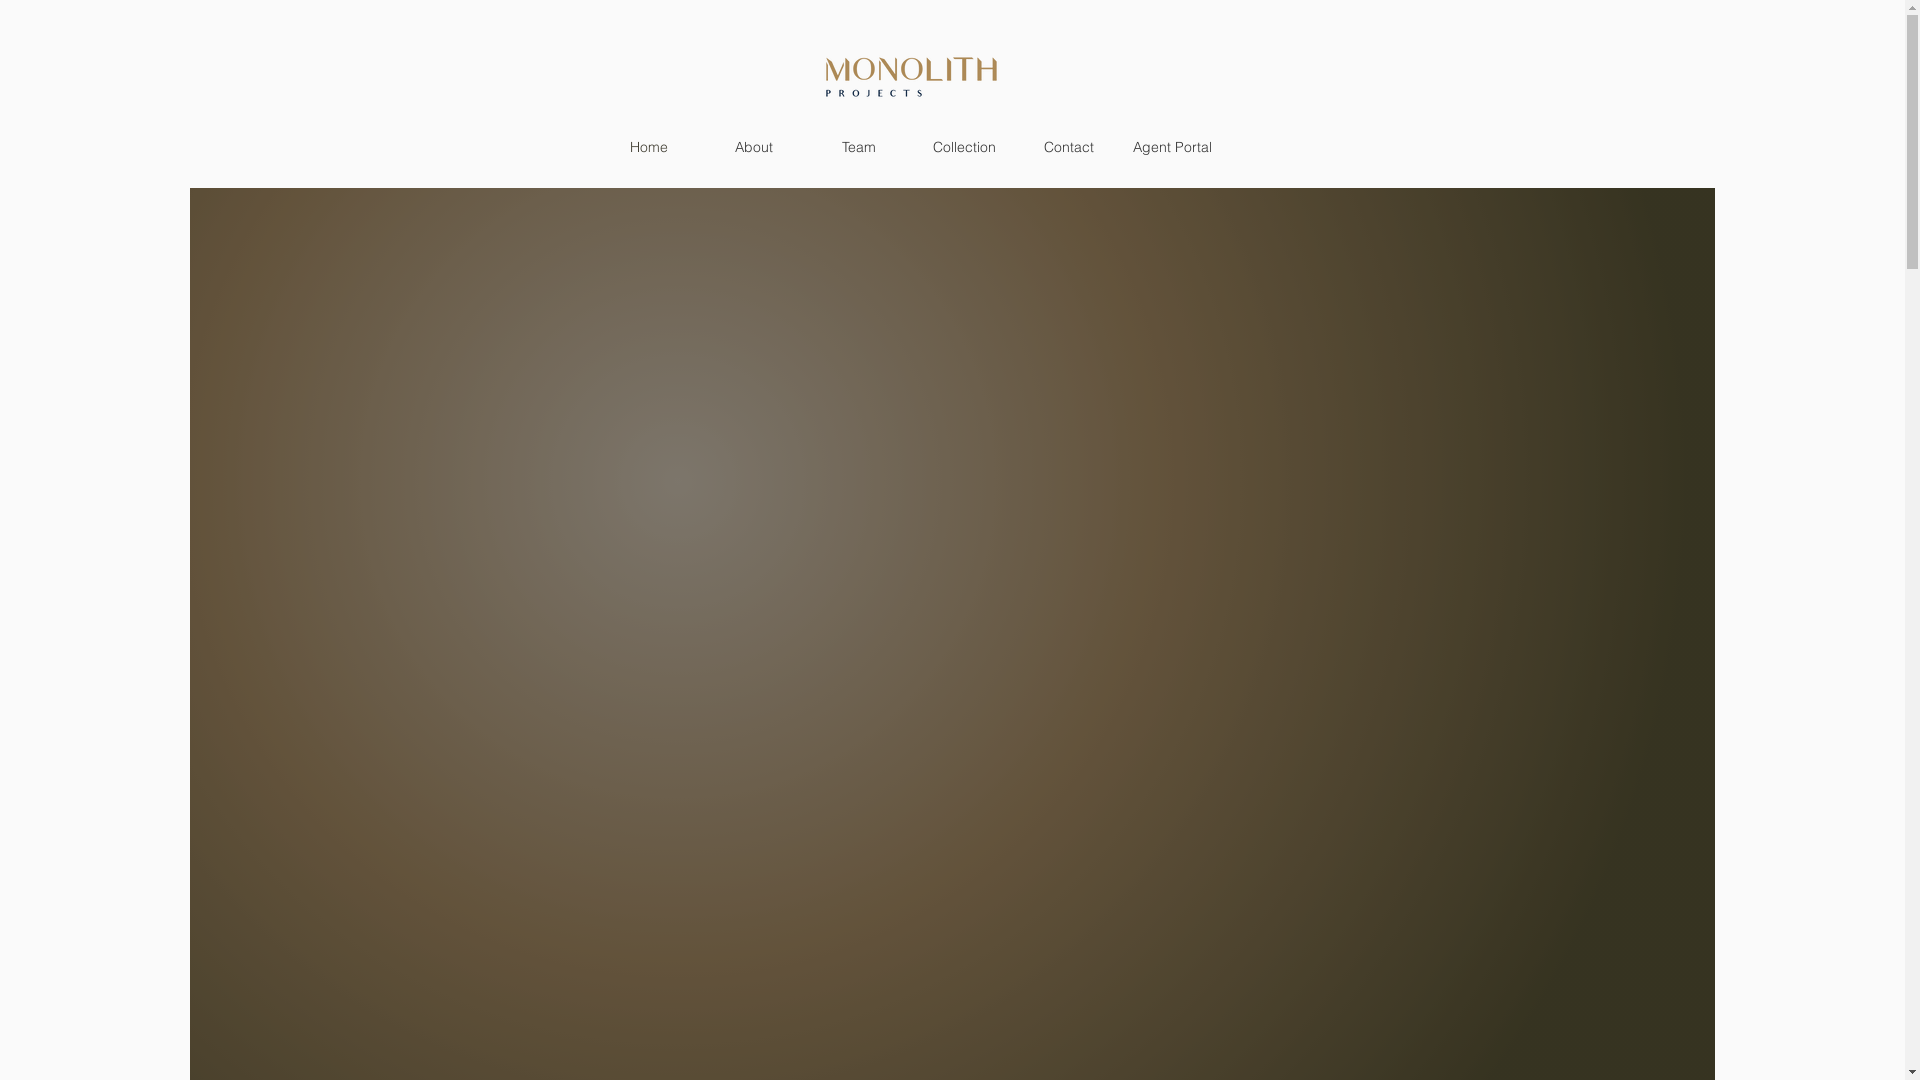 The width and height of the screenshot is (1920, 1080). I want to click on 'Contact', so click(1016, 145).